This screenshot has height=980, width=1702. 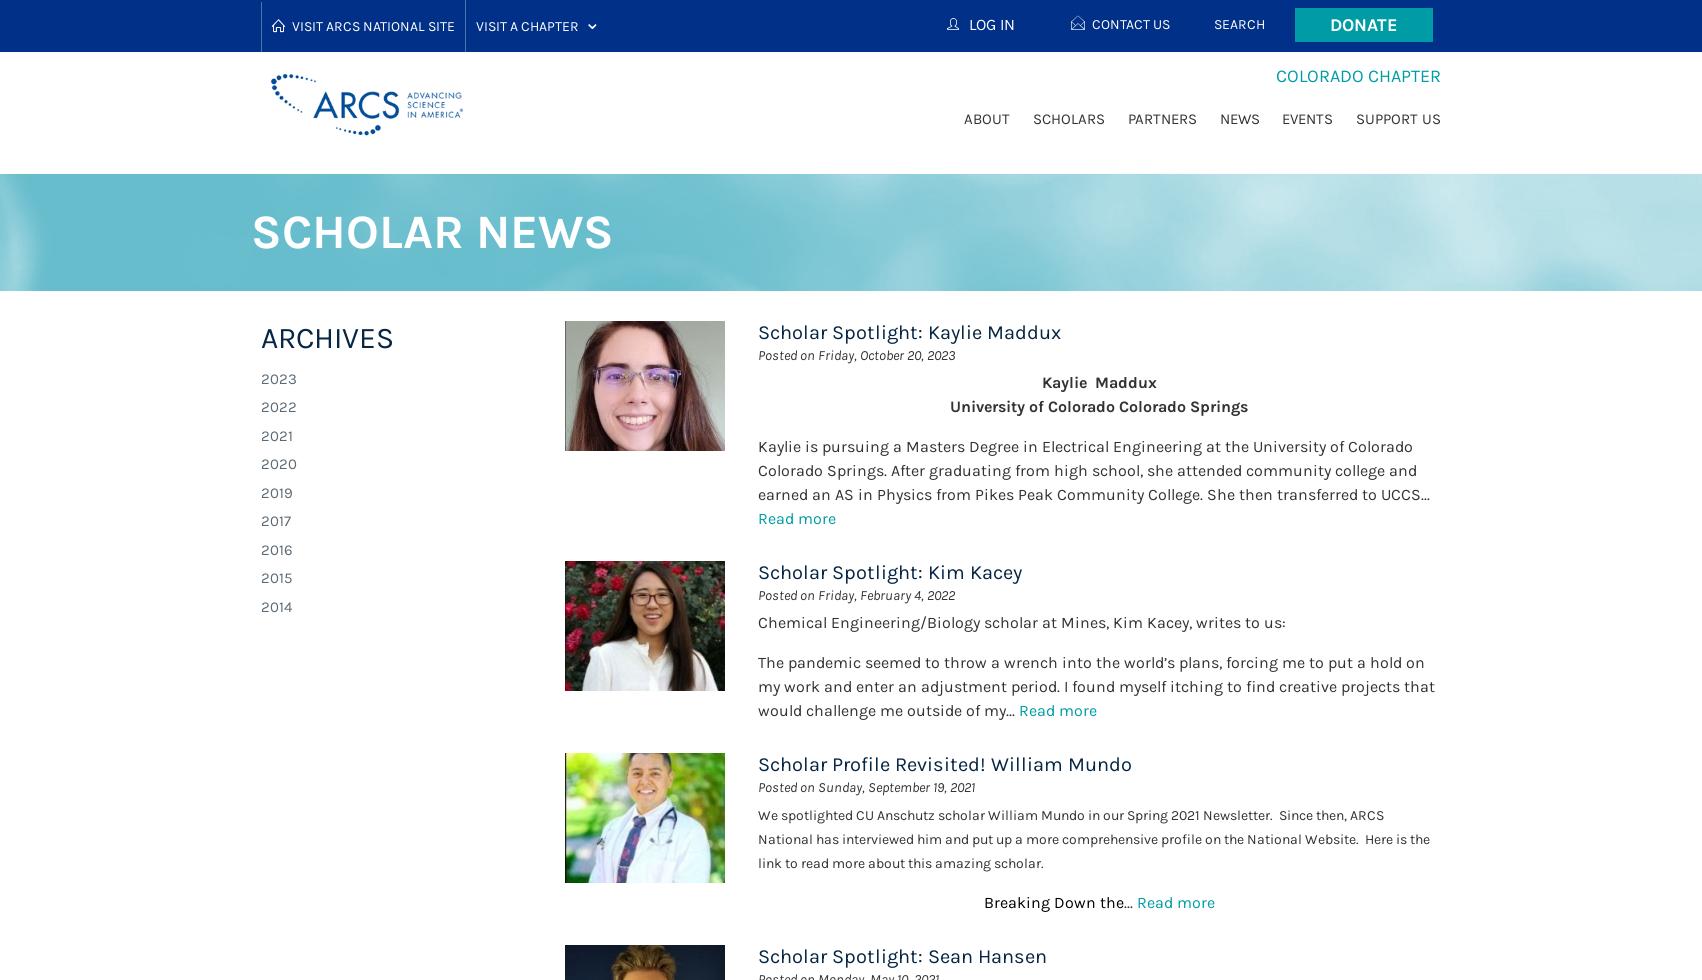 What do you see at coordinates (525, 117) in the screenshot?
I see `'Atlanta'` at bounding box center [525, 117].